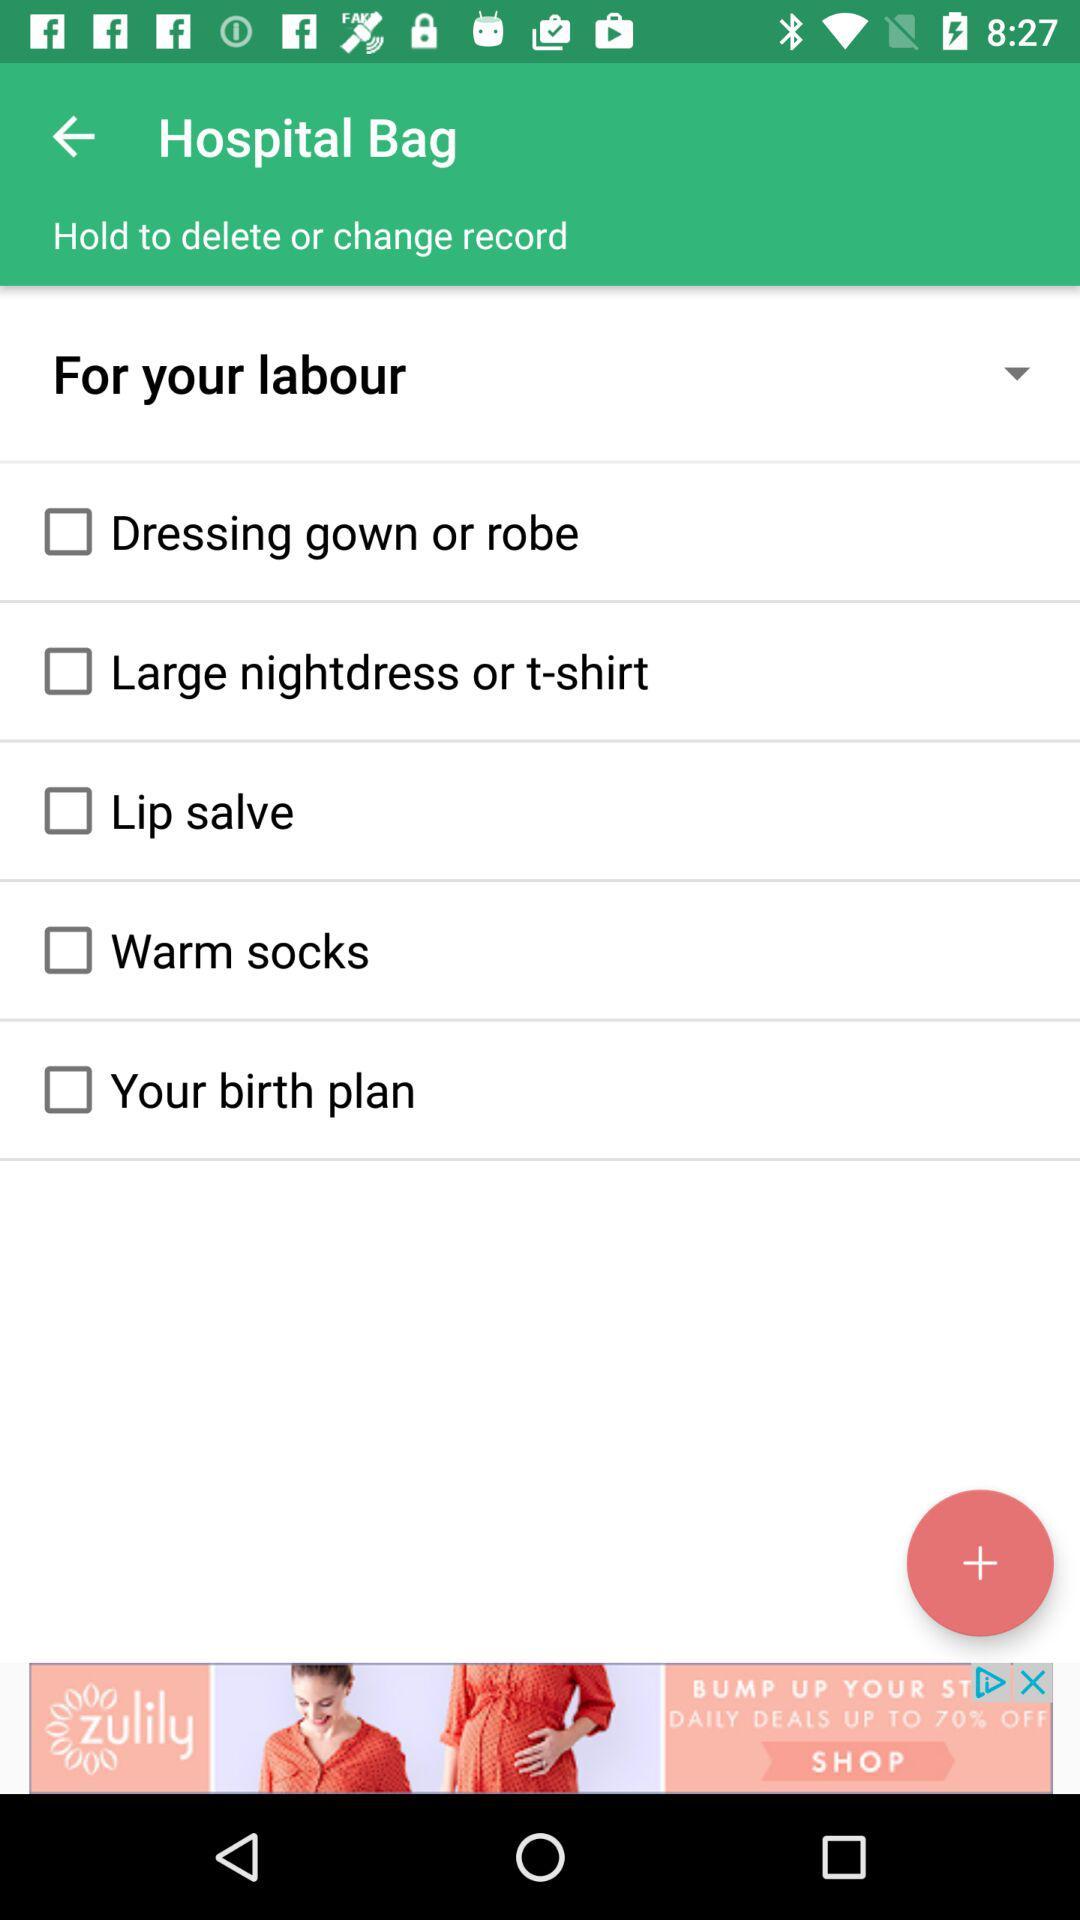 This screenshot has width=1080, height=1920. I want to click on select, so click(67, 1088).